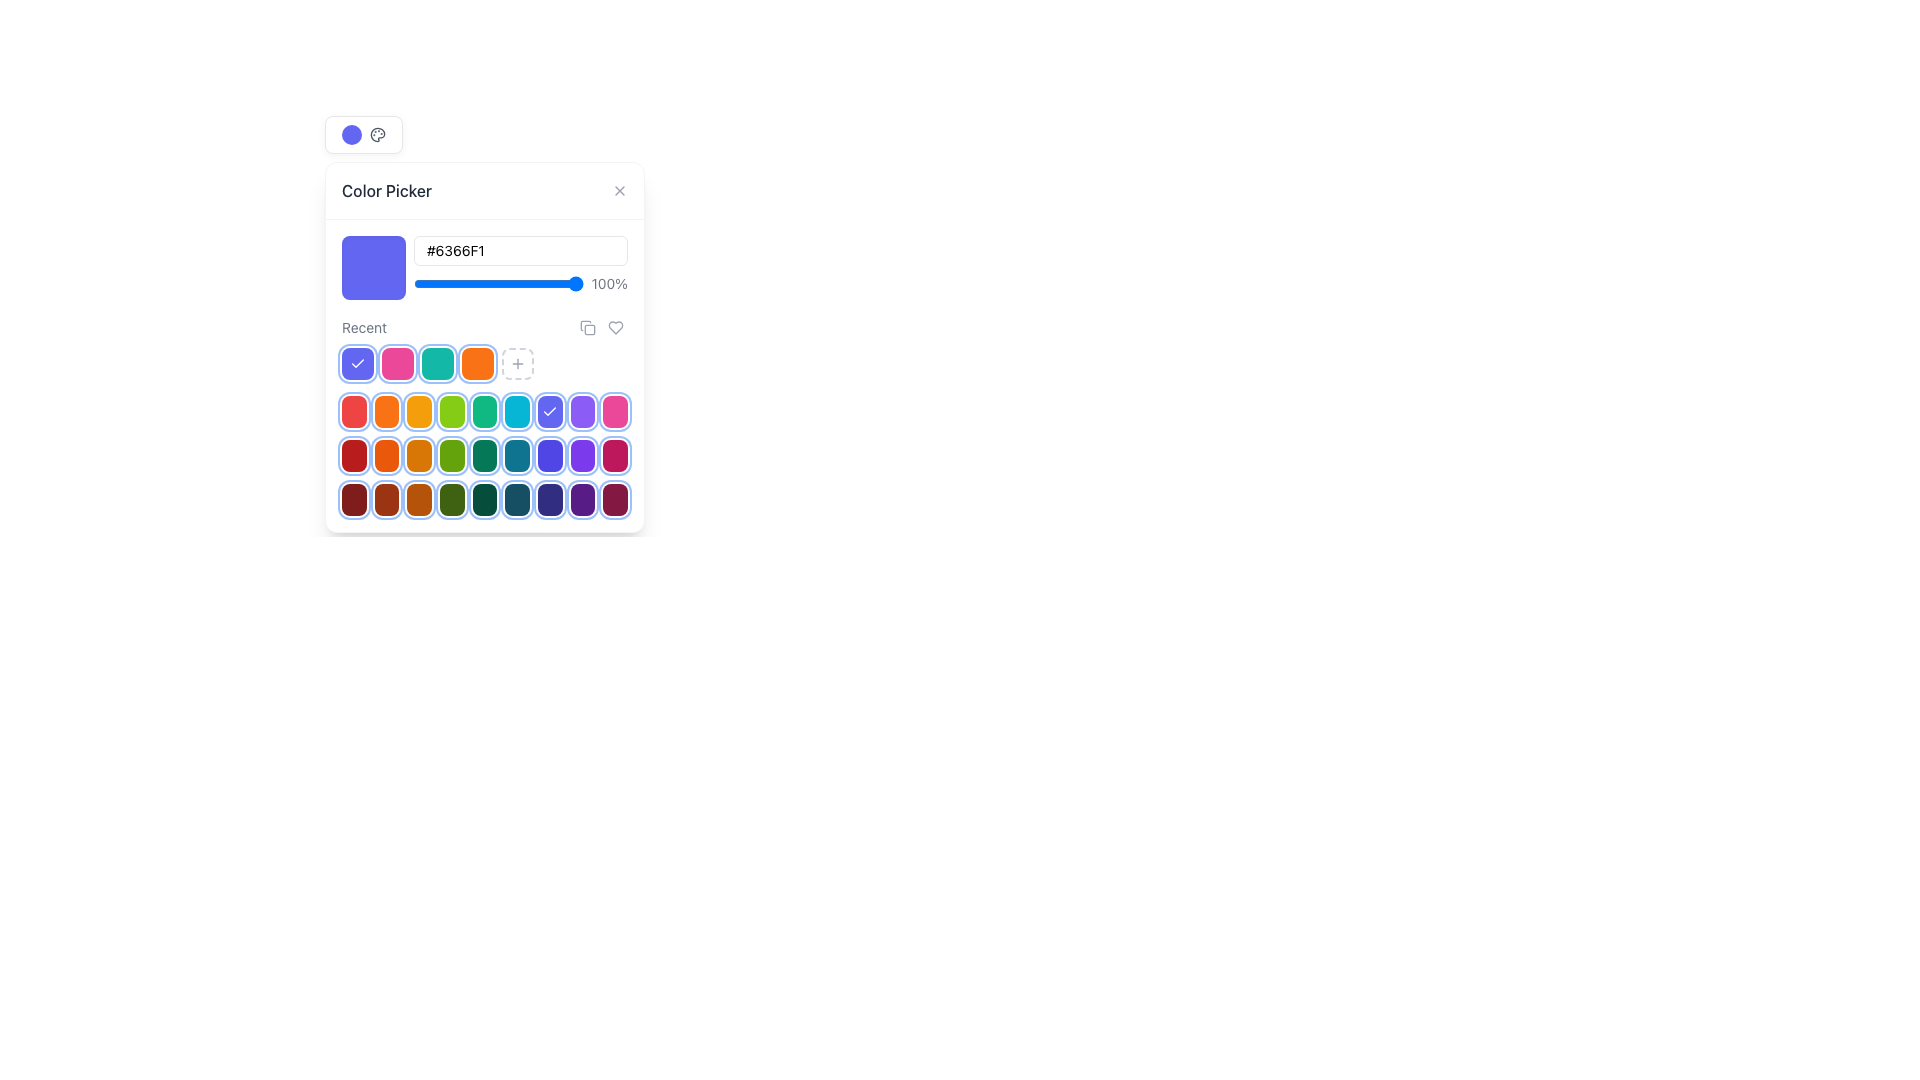 The image size is (1920, 1080). Describe the element at coordinates (484, 455) in the screenshot. I see `the selectable color tile located in the center of the third row of the color picker, which is the sixth tile in that row` at that location.